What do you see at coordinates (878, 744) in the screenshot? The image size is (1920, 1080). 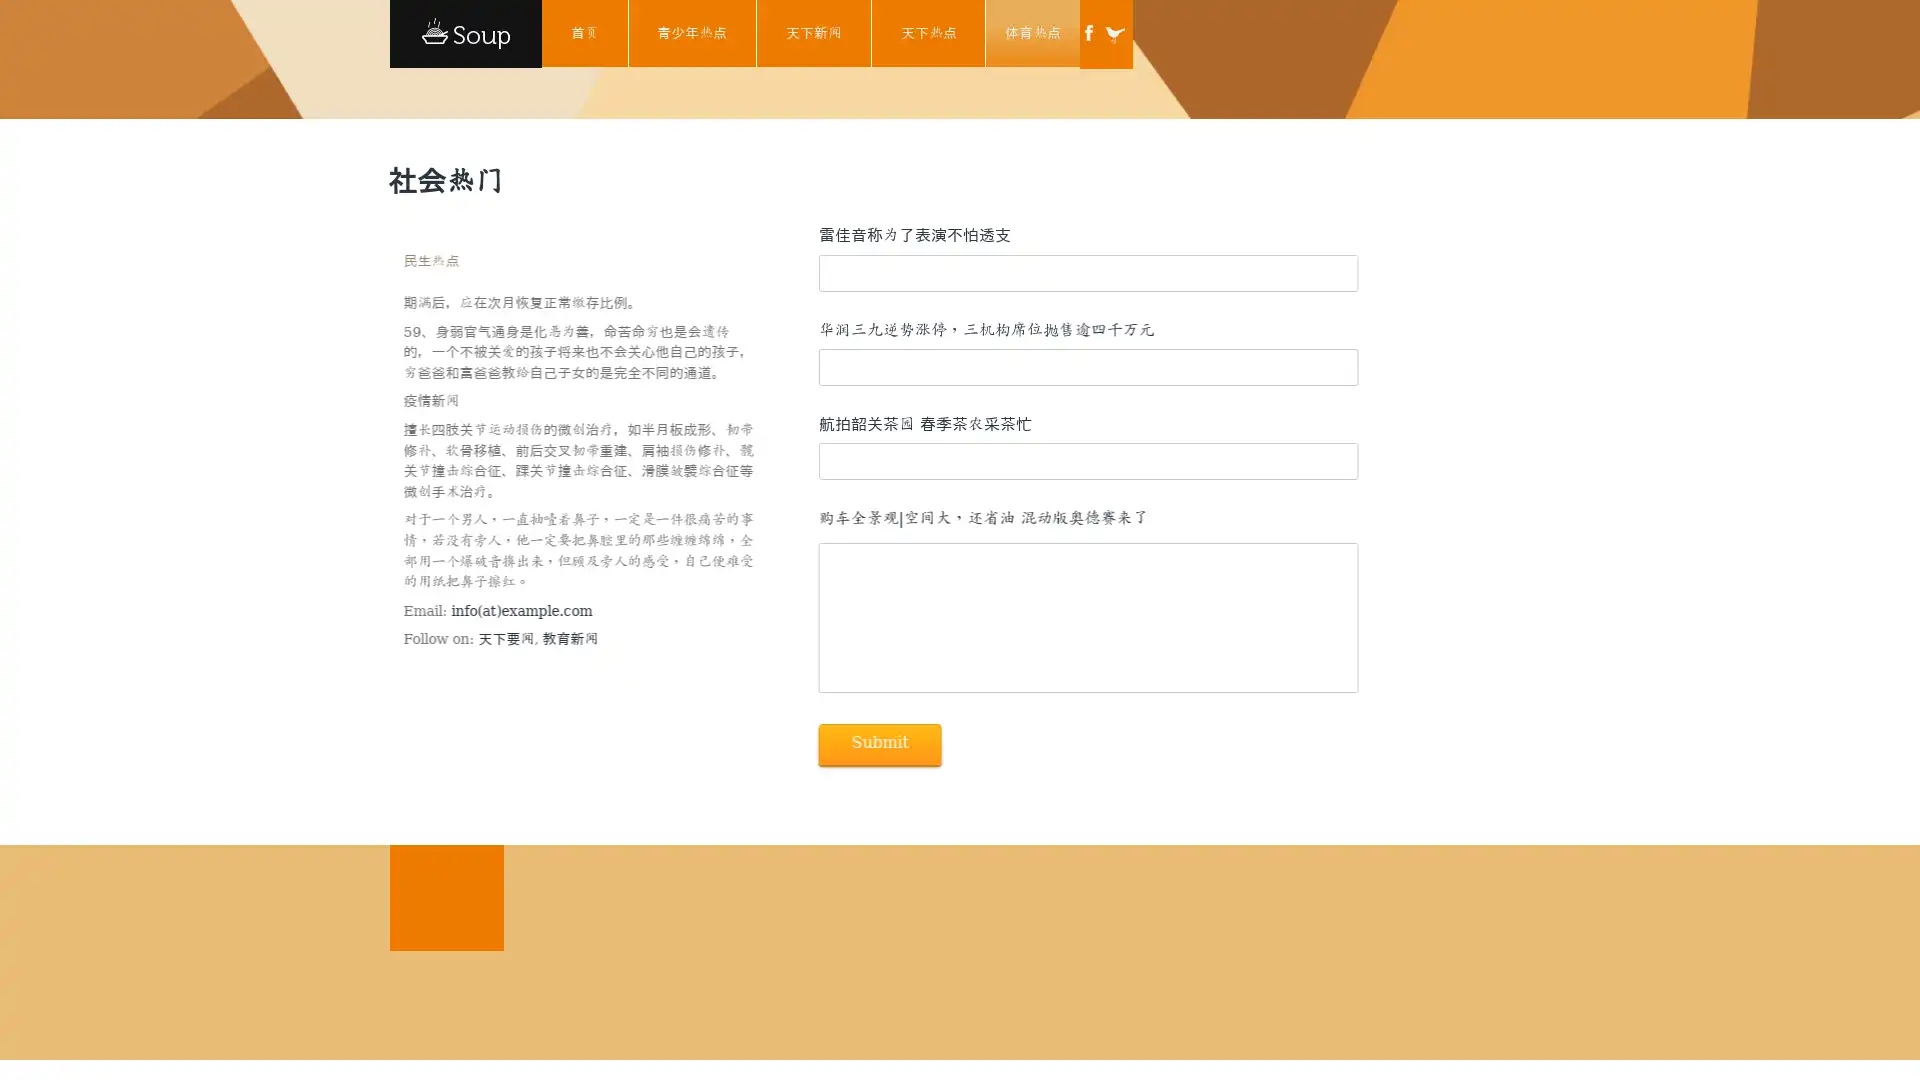 I see `Submit` at bounding box center [878, 744].